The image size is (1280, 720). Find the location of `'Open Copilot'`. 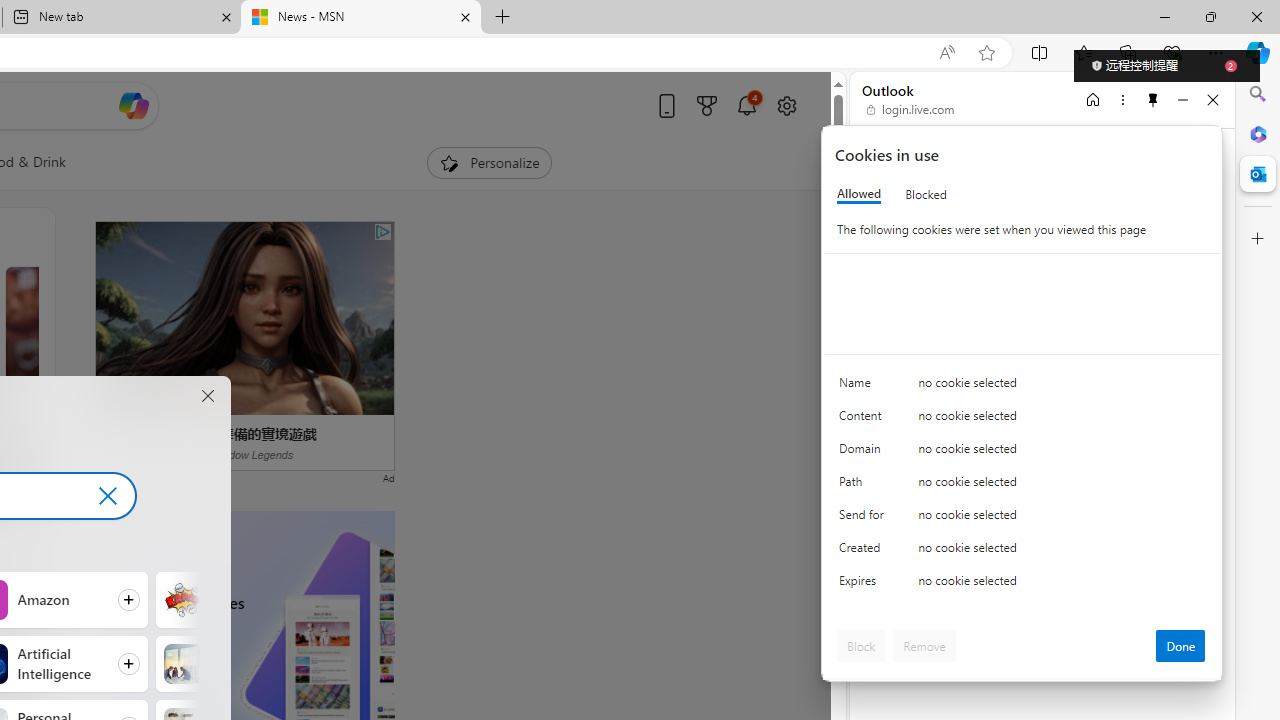

'Open Copilot' is located at coordinates (132, 105).